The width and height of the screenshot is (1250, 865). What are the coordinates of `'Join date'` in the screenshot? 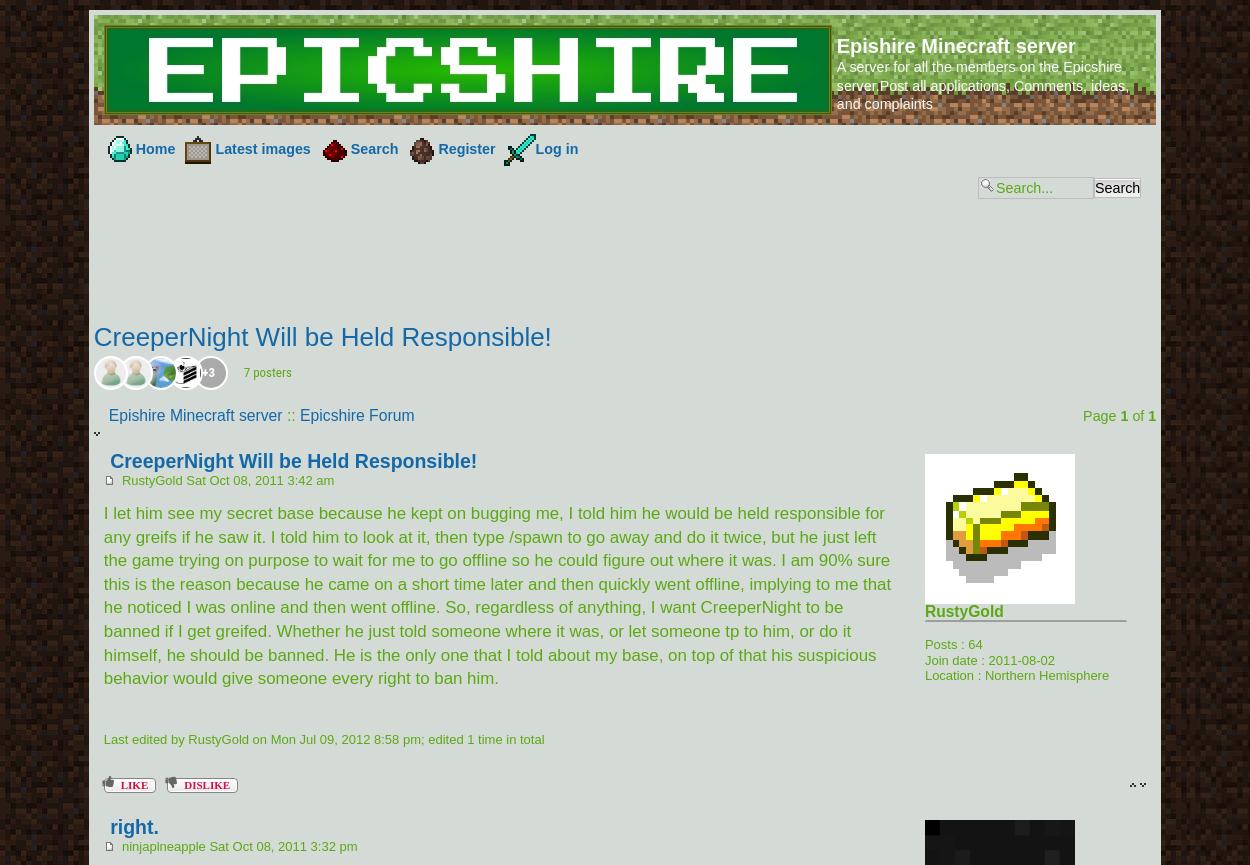 It's located at (949, 659).